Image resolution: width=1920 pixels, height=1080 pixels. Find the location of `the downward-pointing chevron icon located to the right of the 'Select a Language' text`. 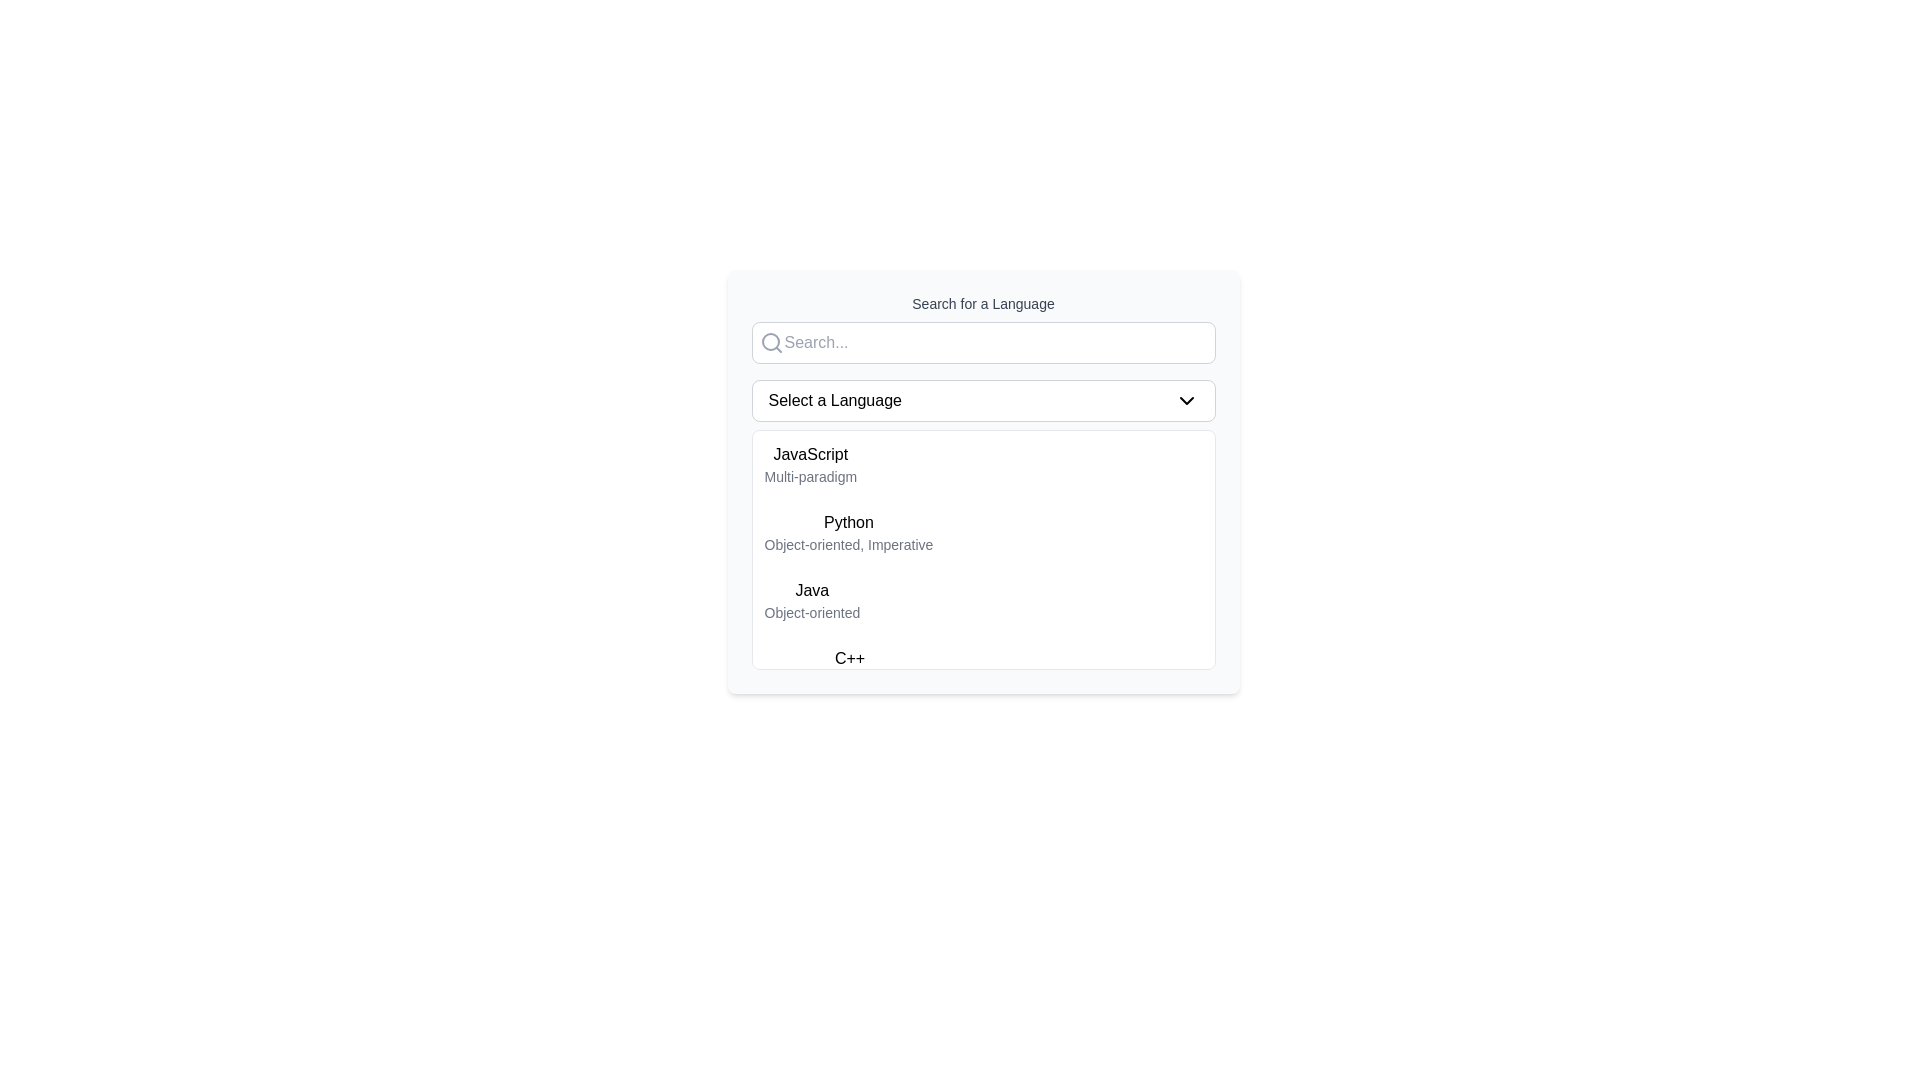

the downward-pointing chevron icon located to the right of the 'Select a Language' text is located at coordinates (1186, 401).